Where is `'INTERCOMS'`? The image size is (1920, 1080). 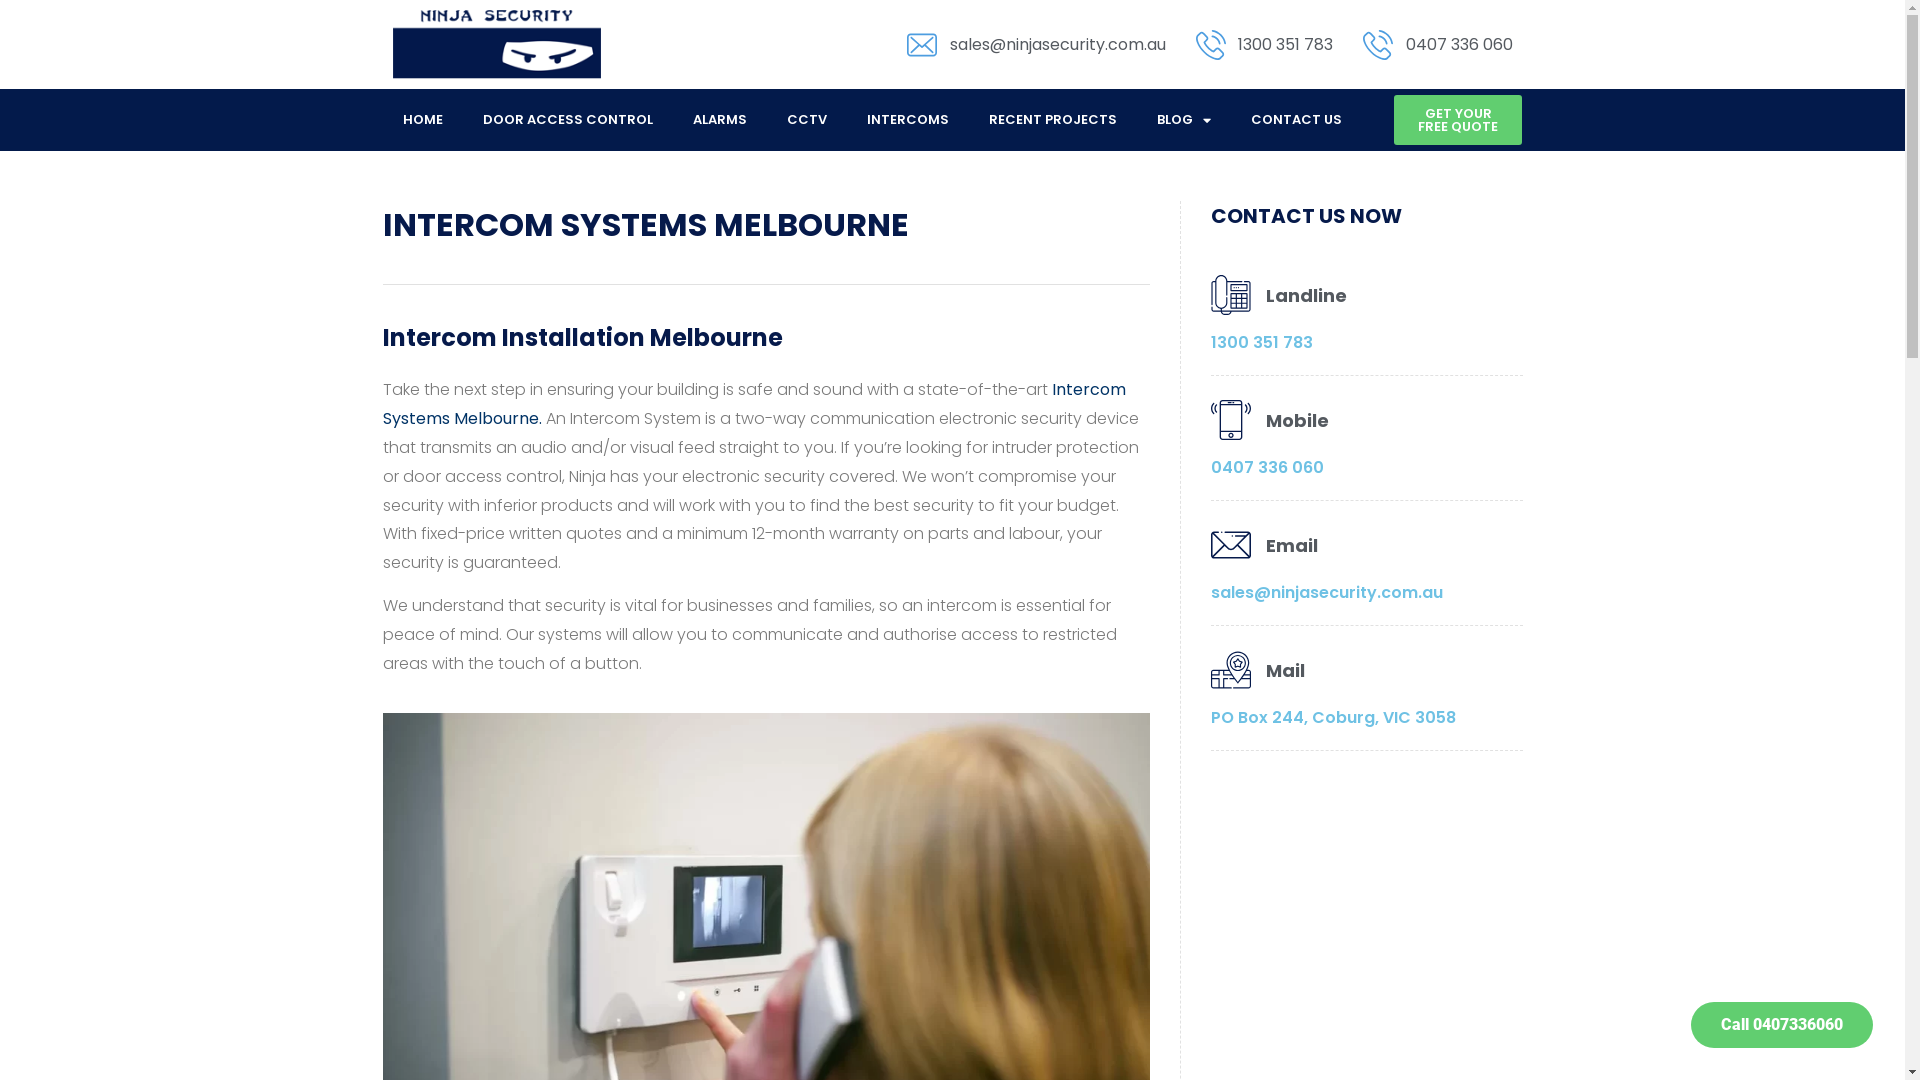
'INTERCOMS' is located at coordinates (906, 119).